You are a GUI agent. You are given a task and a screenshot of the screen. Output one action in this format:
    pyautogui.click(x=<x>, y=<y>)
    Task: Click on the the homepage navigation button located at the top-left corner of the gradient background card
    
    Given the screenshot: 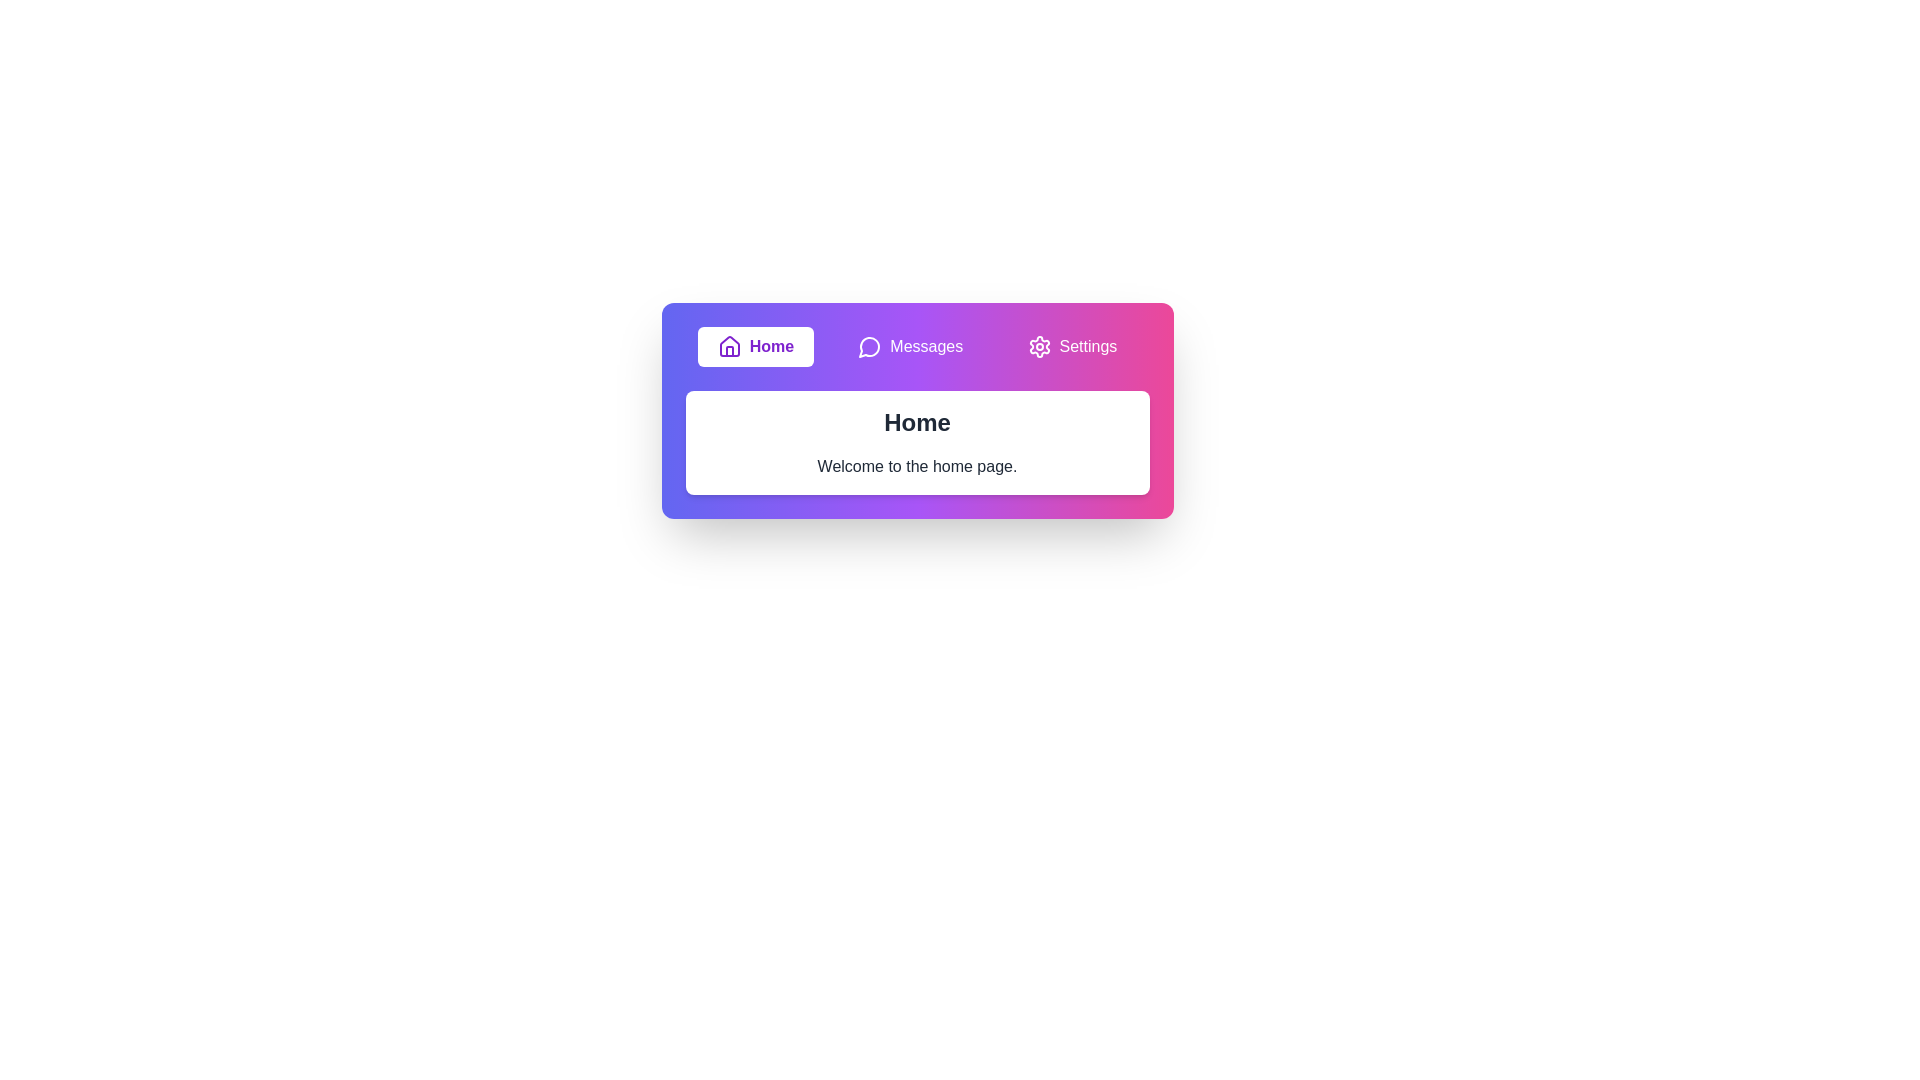 What is the action you would take?
    pyautogui.click(x=754, y=346)
    